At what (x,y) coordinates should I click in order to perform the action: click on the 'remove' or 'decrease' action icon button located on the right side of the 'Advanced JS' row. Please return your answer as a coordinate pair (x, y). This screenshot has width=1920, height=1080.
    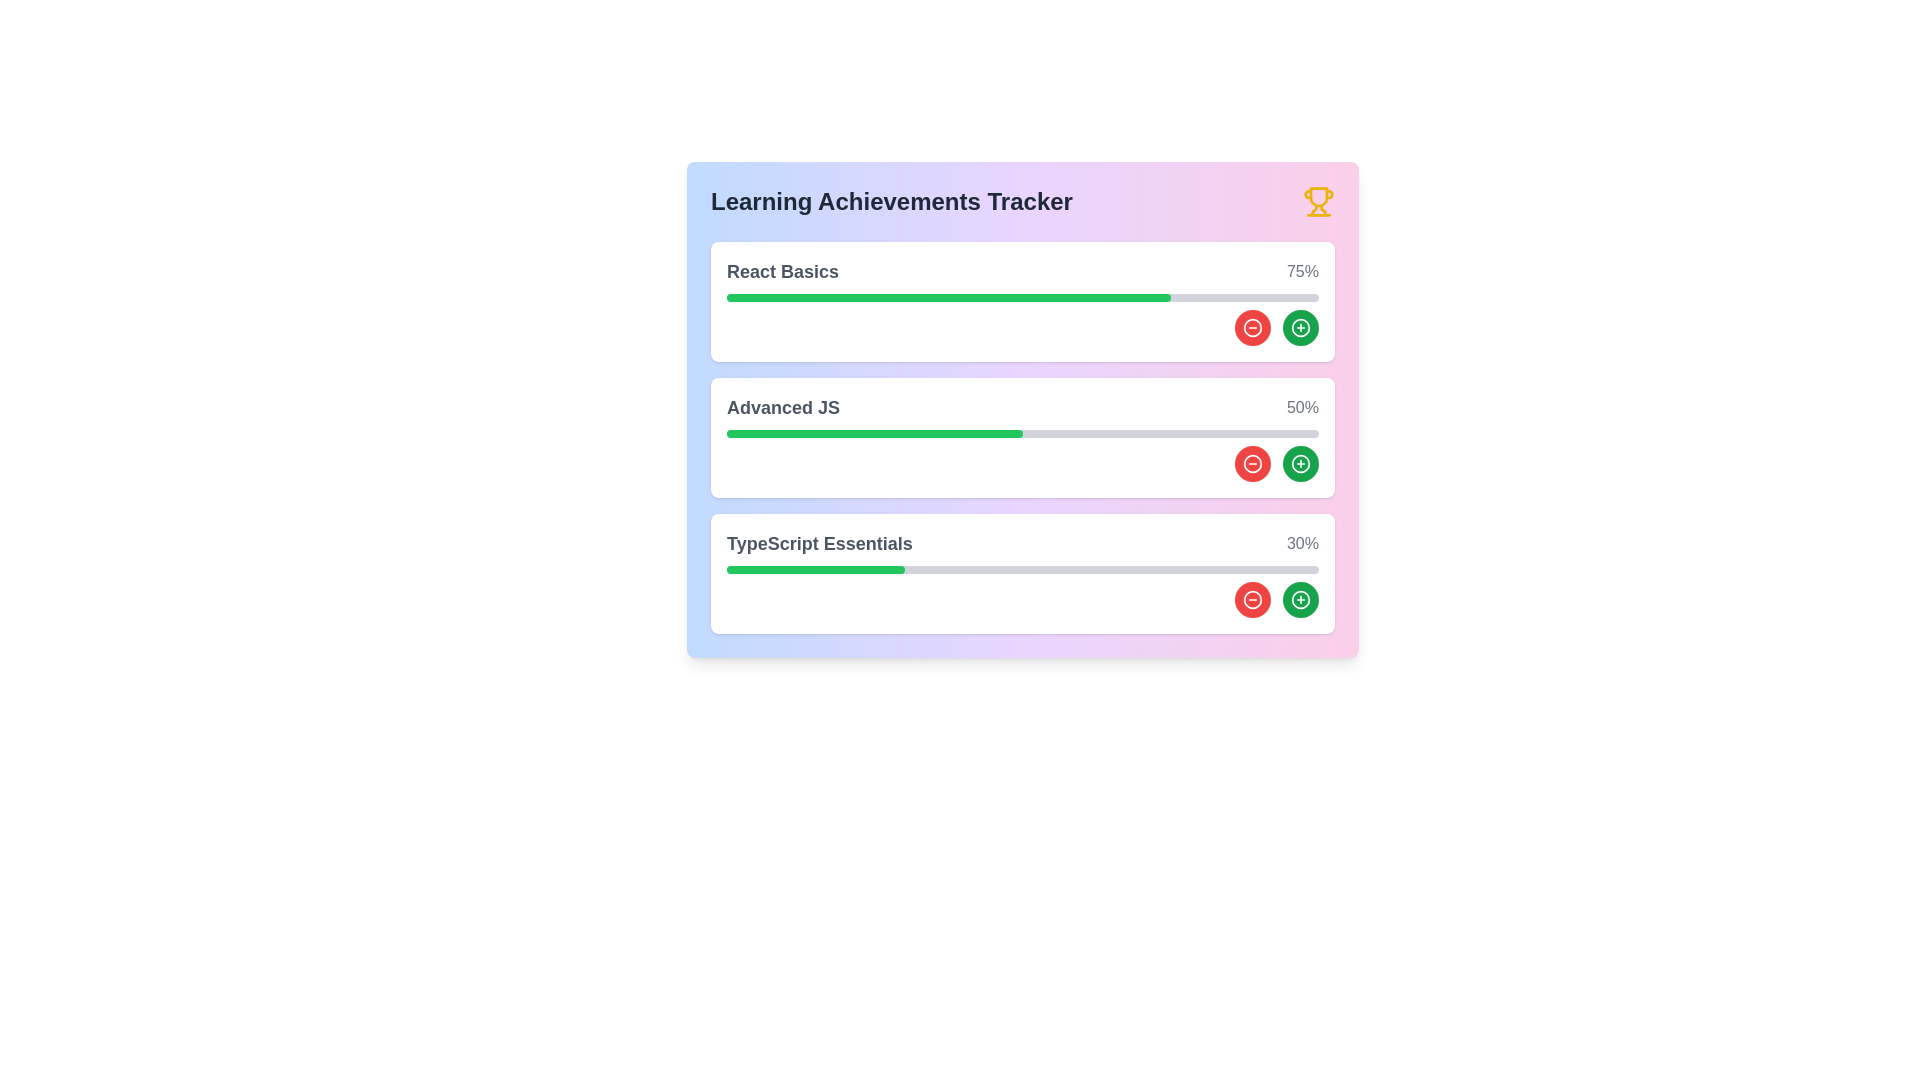
    Looking at the image, I should click on (1251, 599).